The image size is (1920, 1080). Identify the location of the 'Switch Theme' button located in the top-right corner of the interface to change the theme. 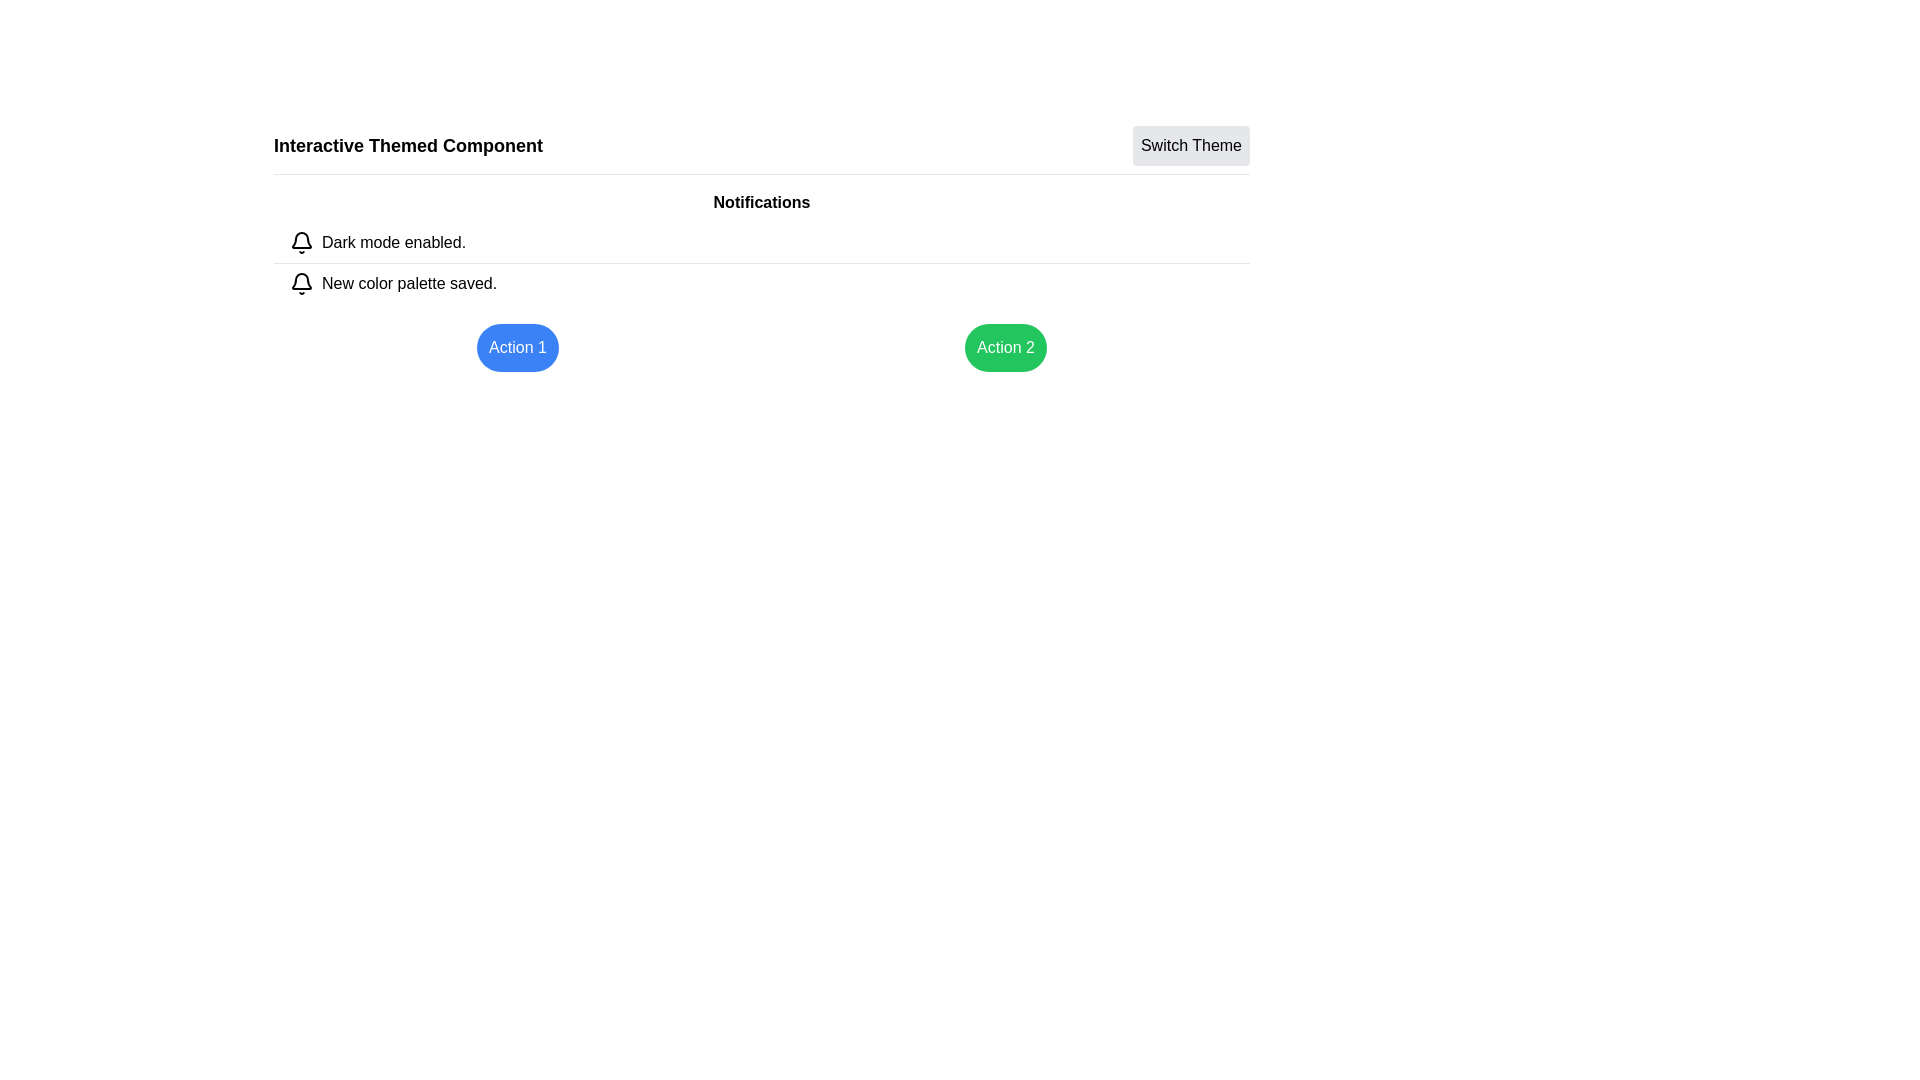
(1191, 145).